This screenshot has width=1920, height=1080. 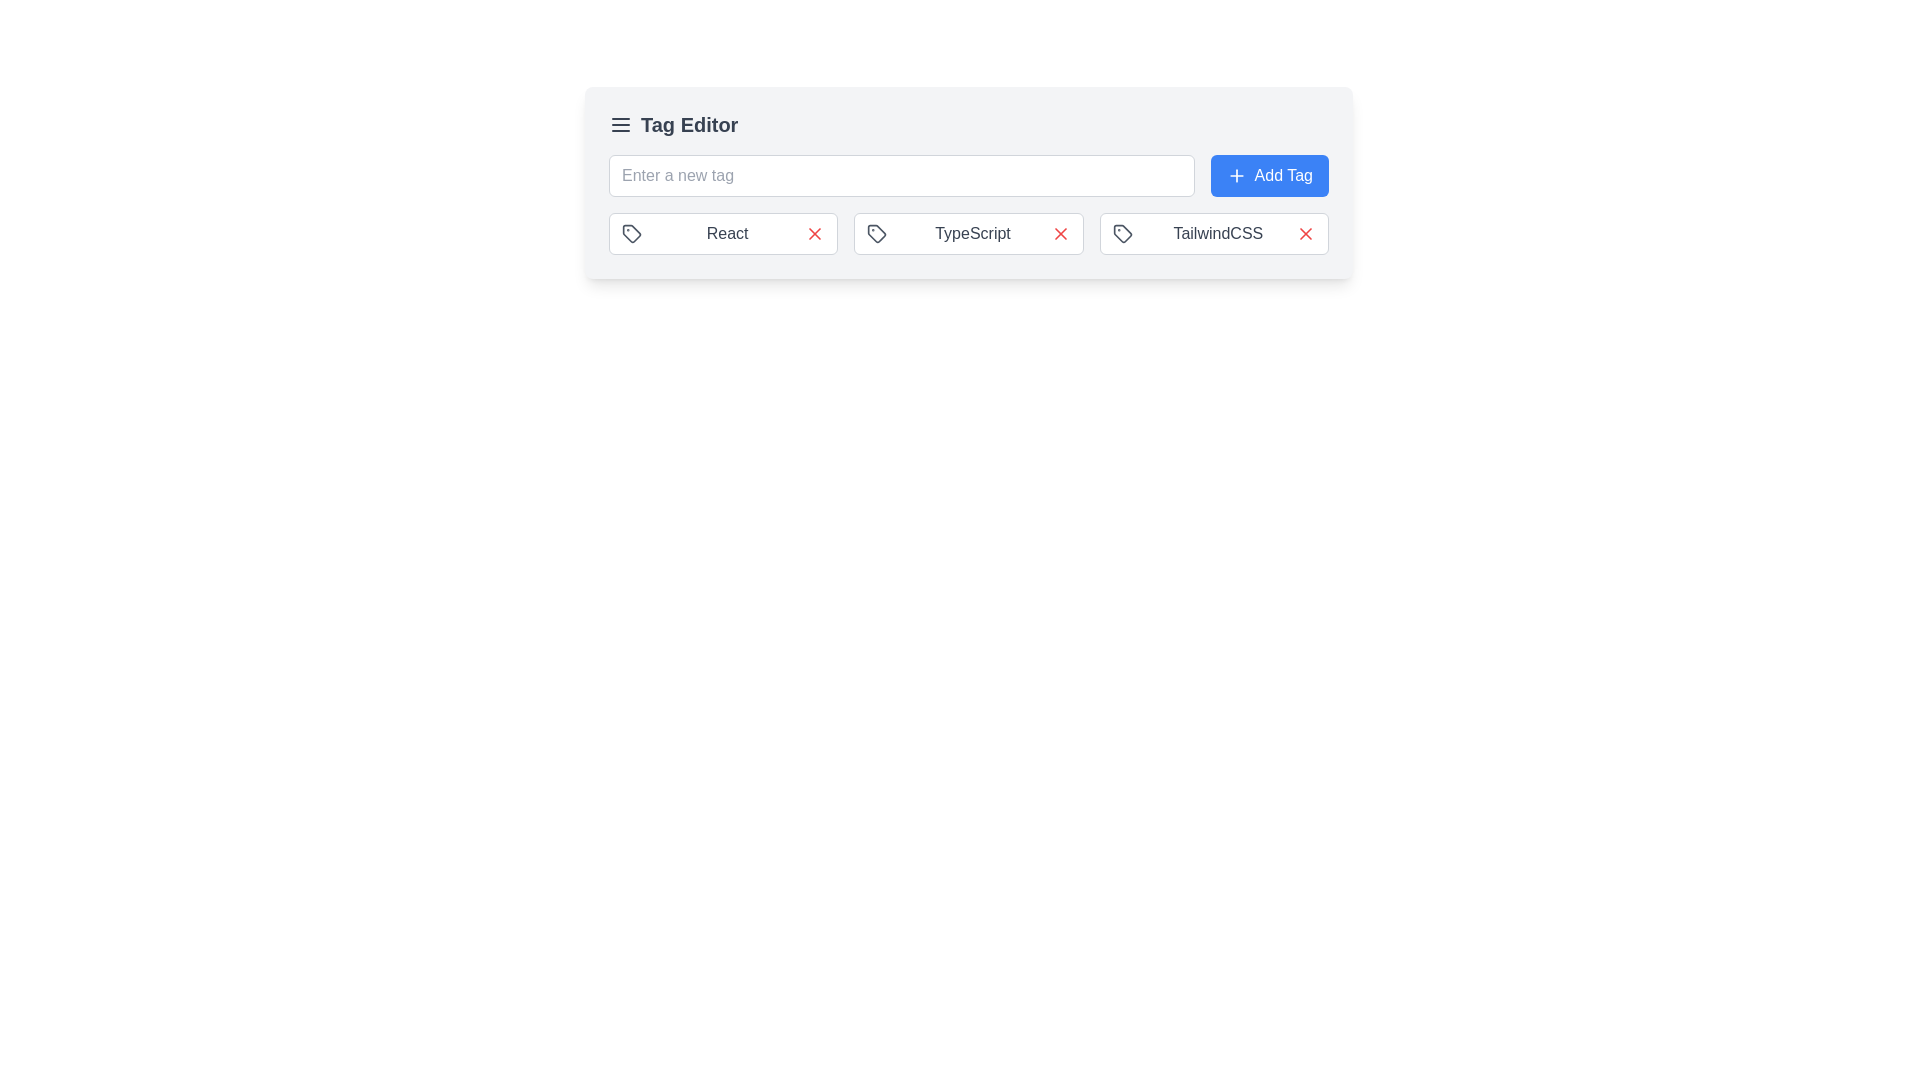 I want to click on the 'Tag Editor' text element, which is a bold and large gray font heading located in the top-left section of the interface, positioned prominently to the right of a navigation icon, so click(x=689, y=124).